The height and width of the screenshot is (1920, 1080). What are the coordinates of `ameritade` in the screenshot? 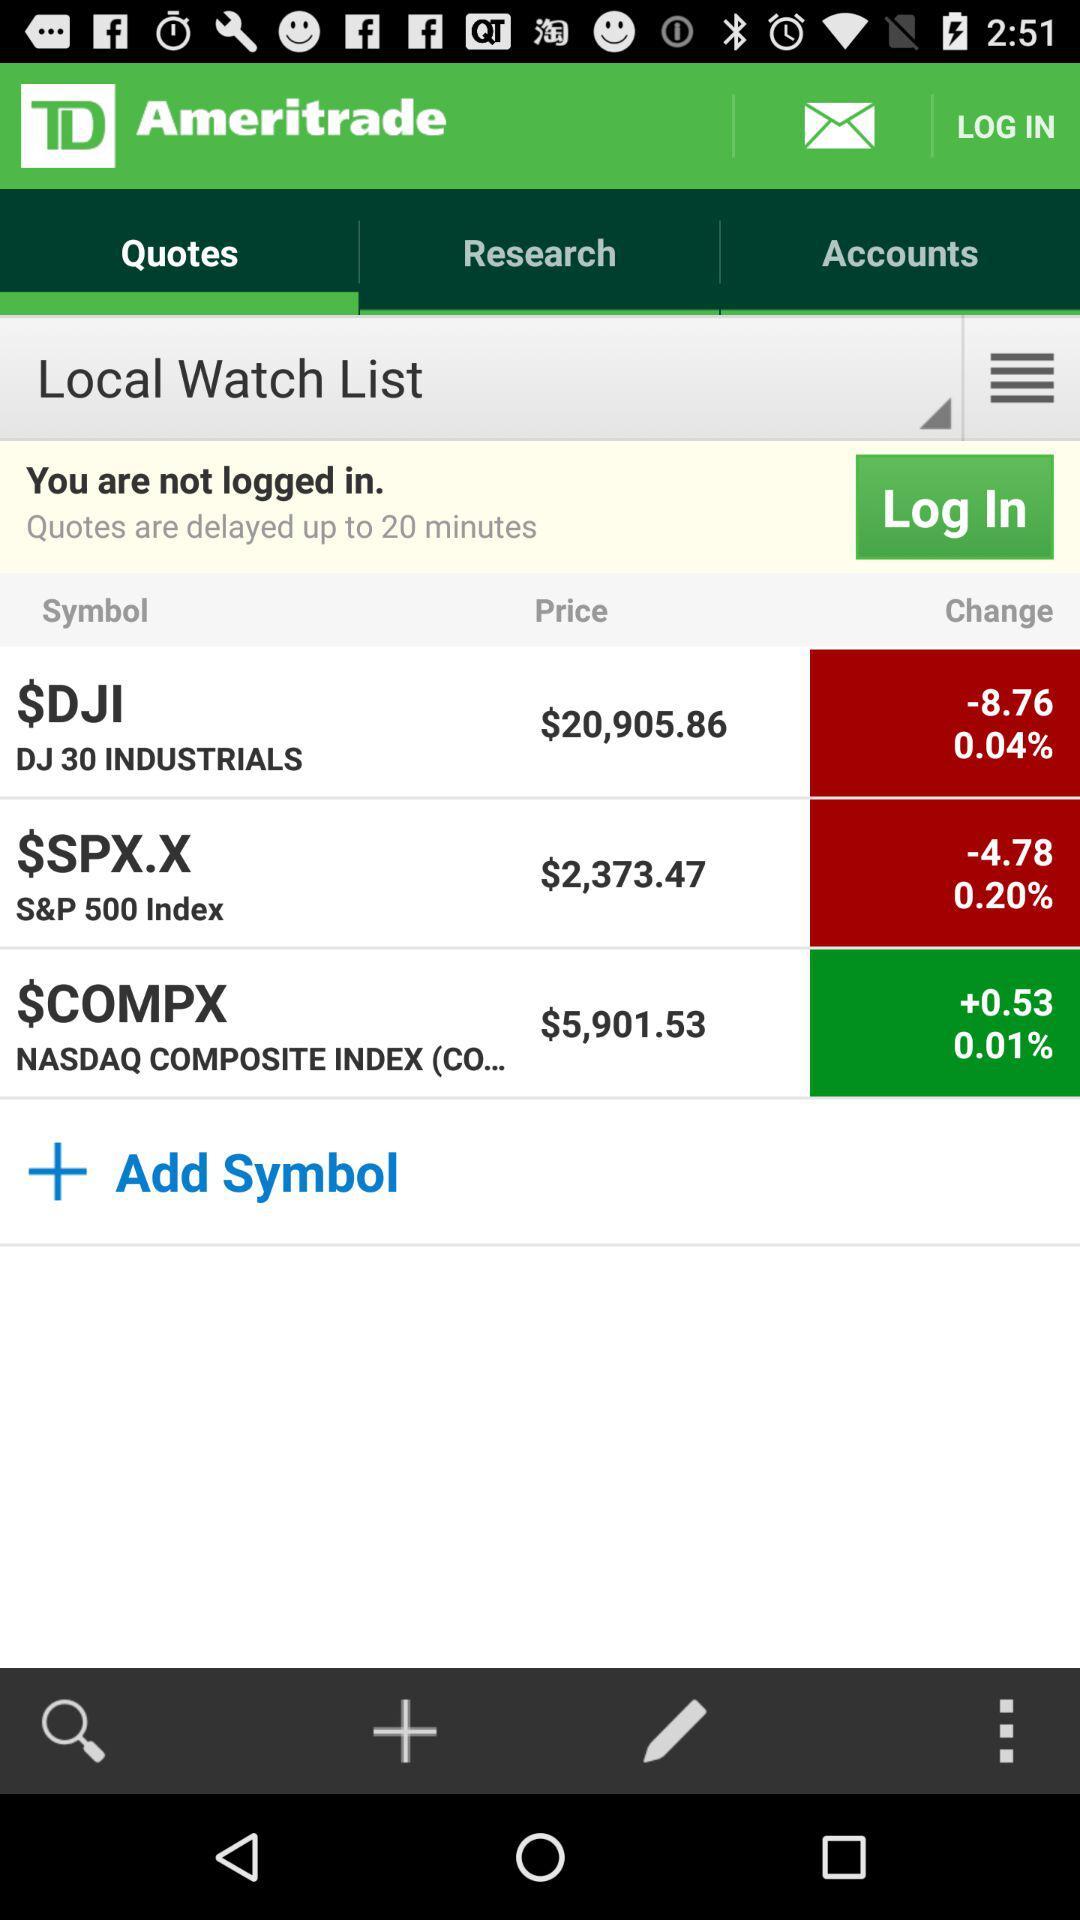 It's located at (232, 124).